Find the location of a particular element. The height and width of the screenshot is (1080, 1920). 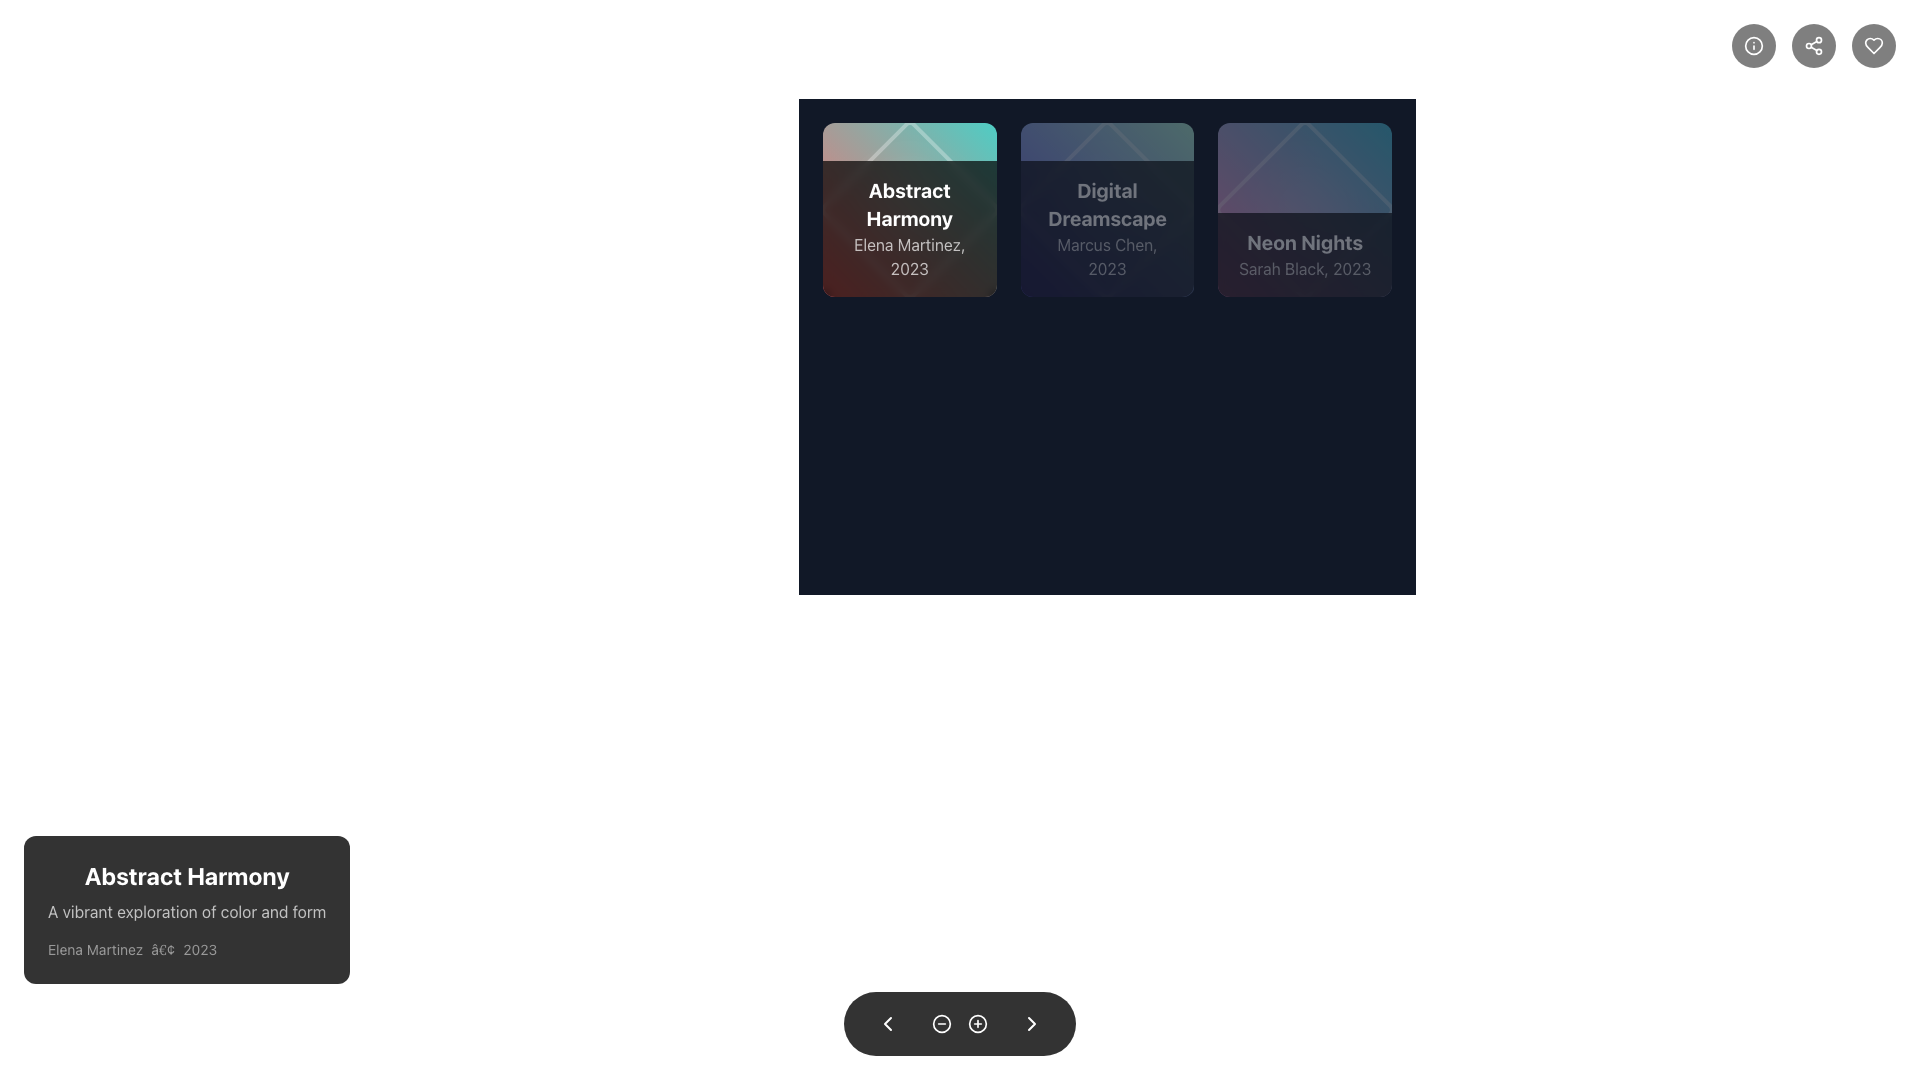

the circular button with a gray backdrop and a white heart icon at its center is located at coordinates (1872, 45).